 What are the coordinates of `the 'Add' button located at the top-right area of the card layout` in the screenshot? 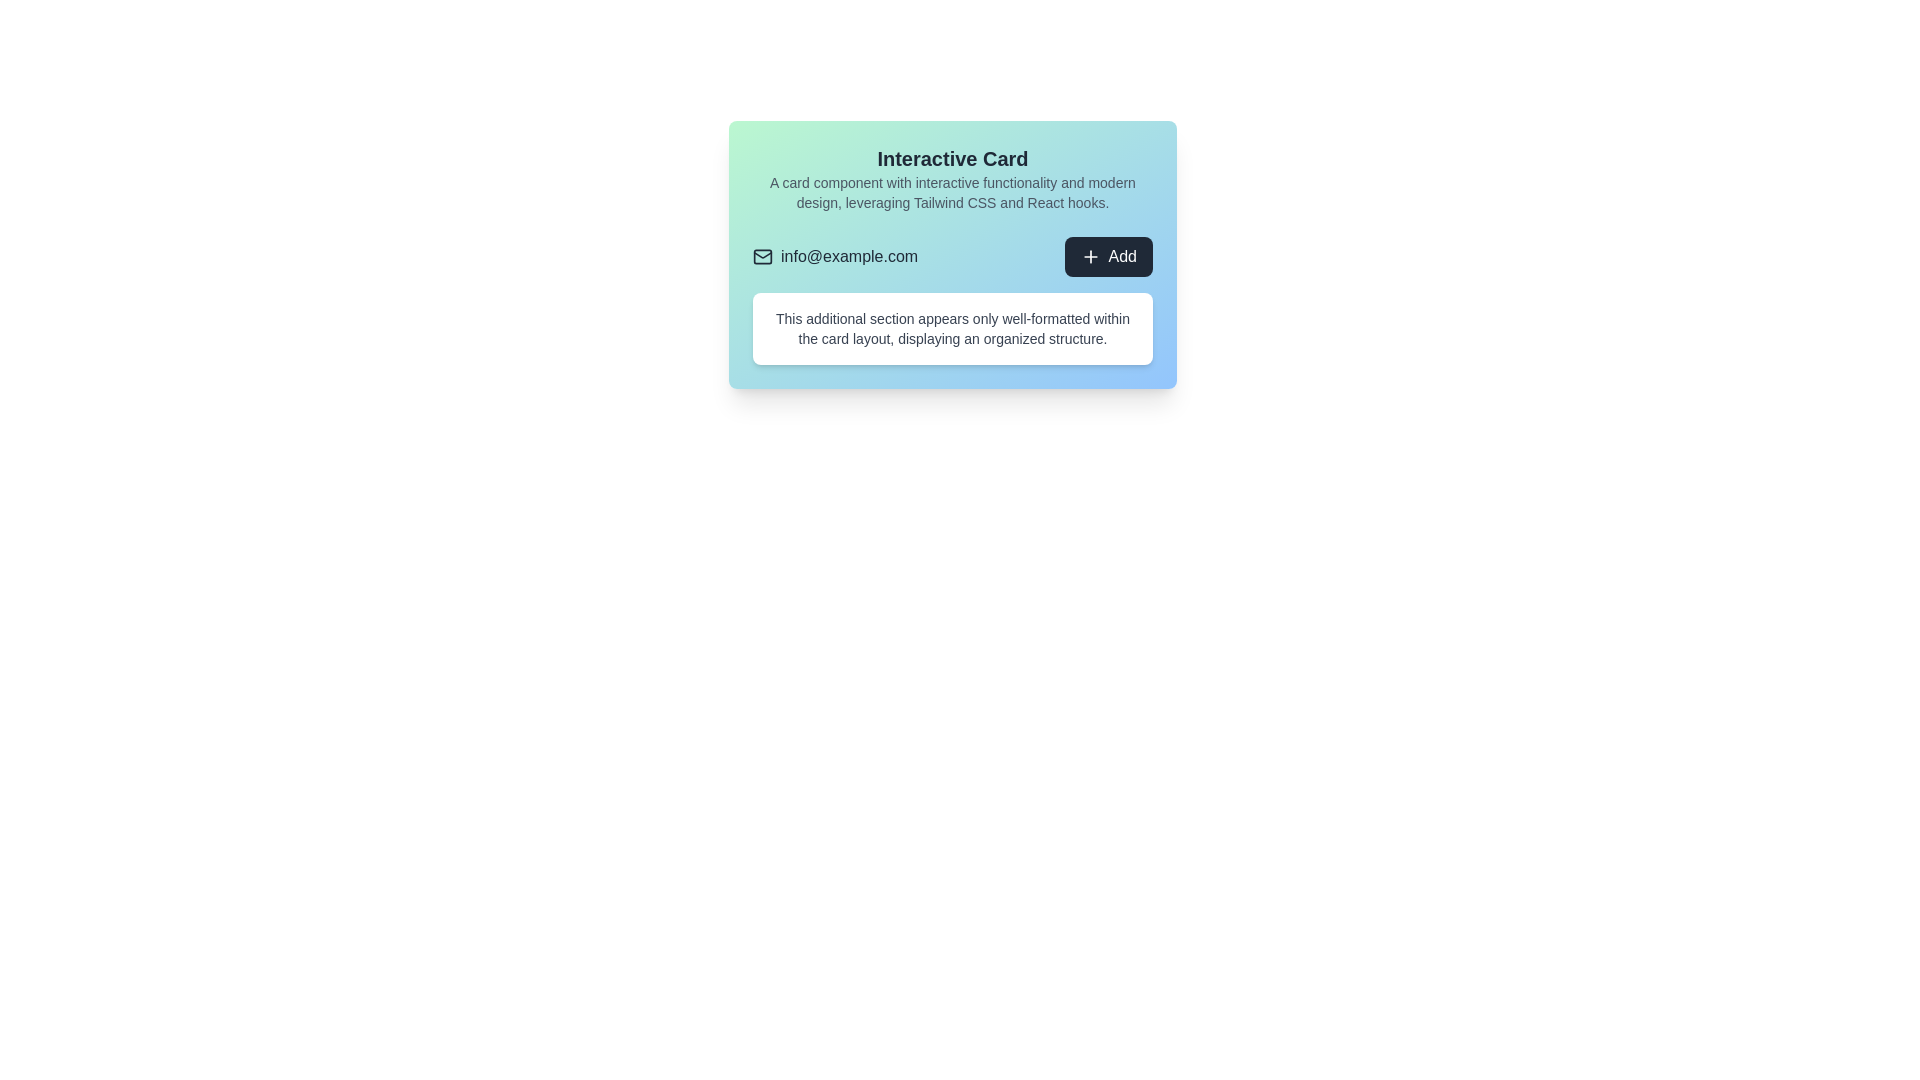 It's located at (1107, 256).